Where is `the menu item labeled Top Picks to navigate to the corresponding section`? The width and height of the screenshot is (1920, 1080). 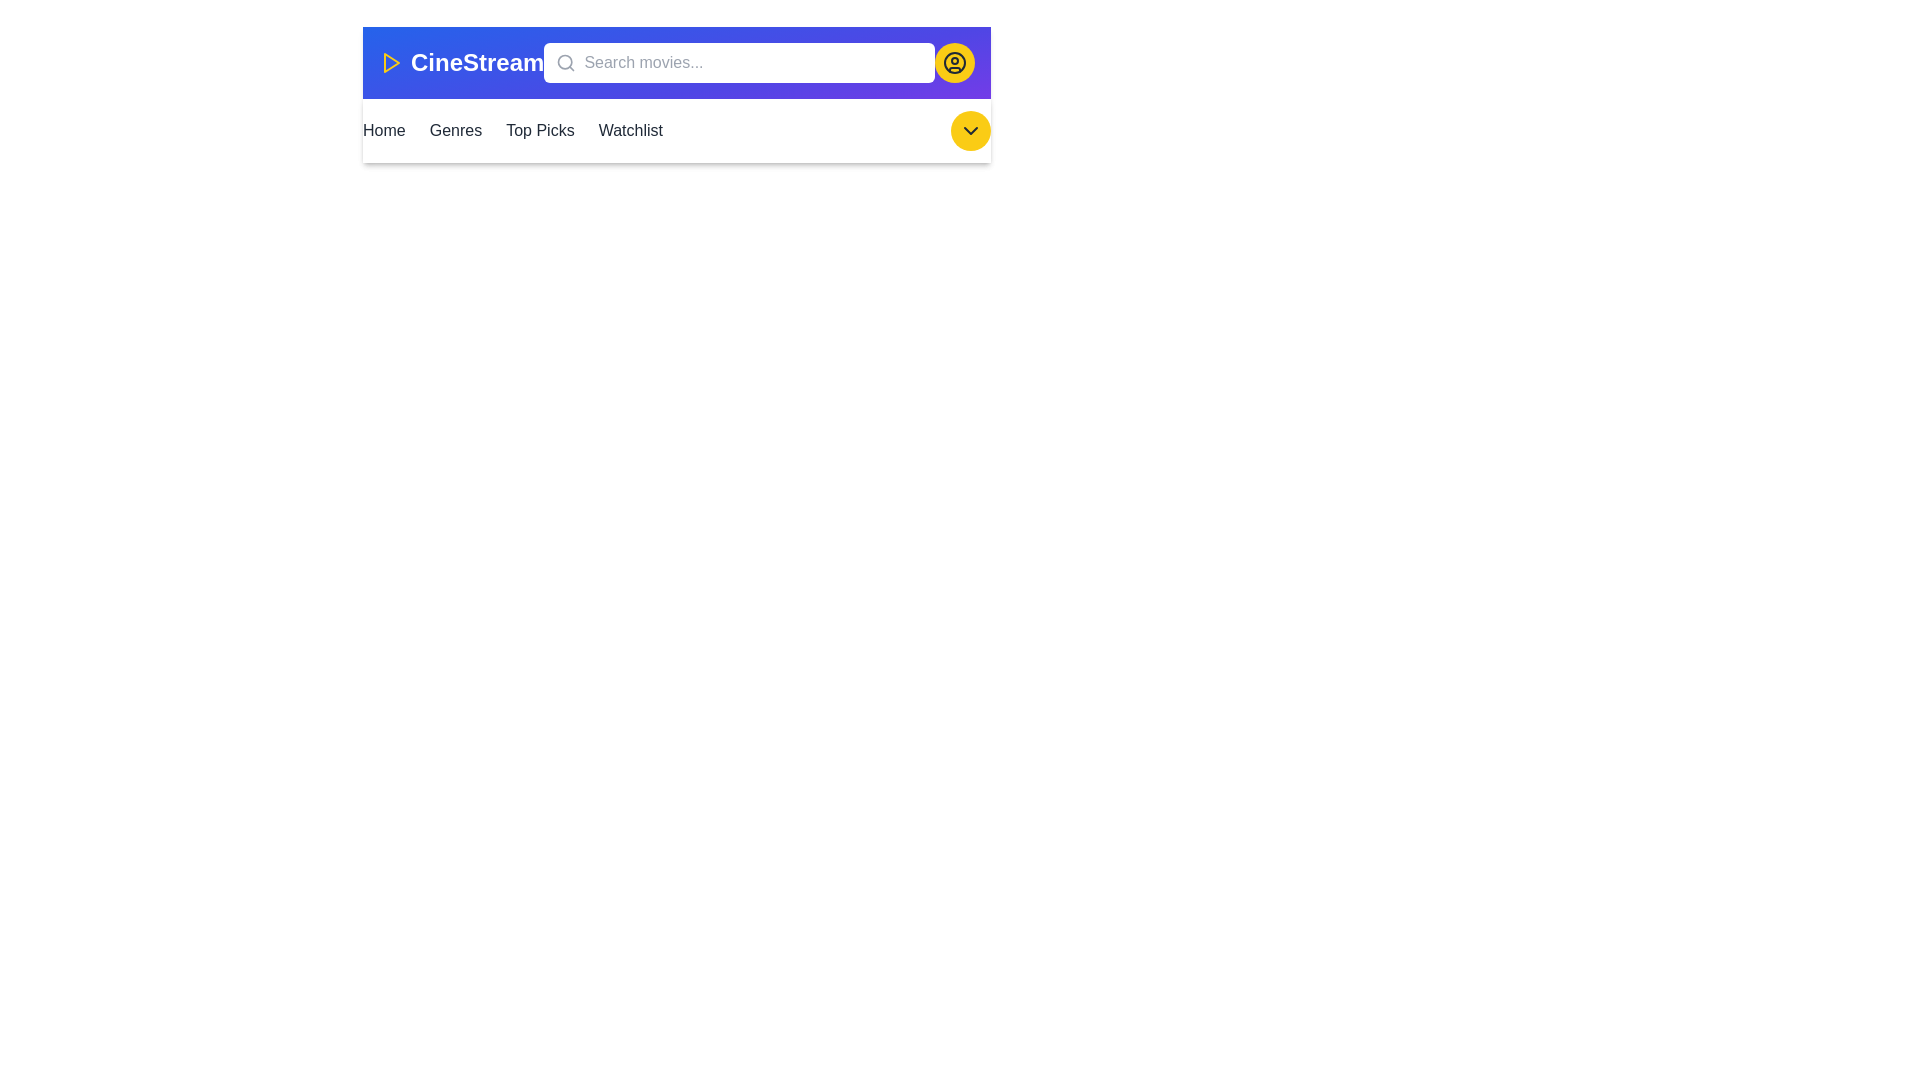 the menu item labeled Top Picks to navigate to the corresponding section is located at coordinates (539, 131).